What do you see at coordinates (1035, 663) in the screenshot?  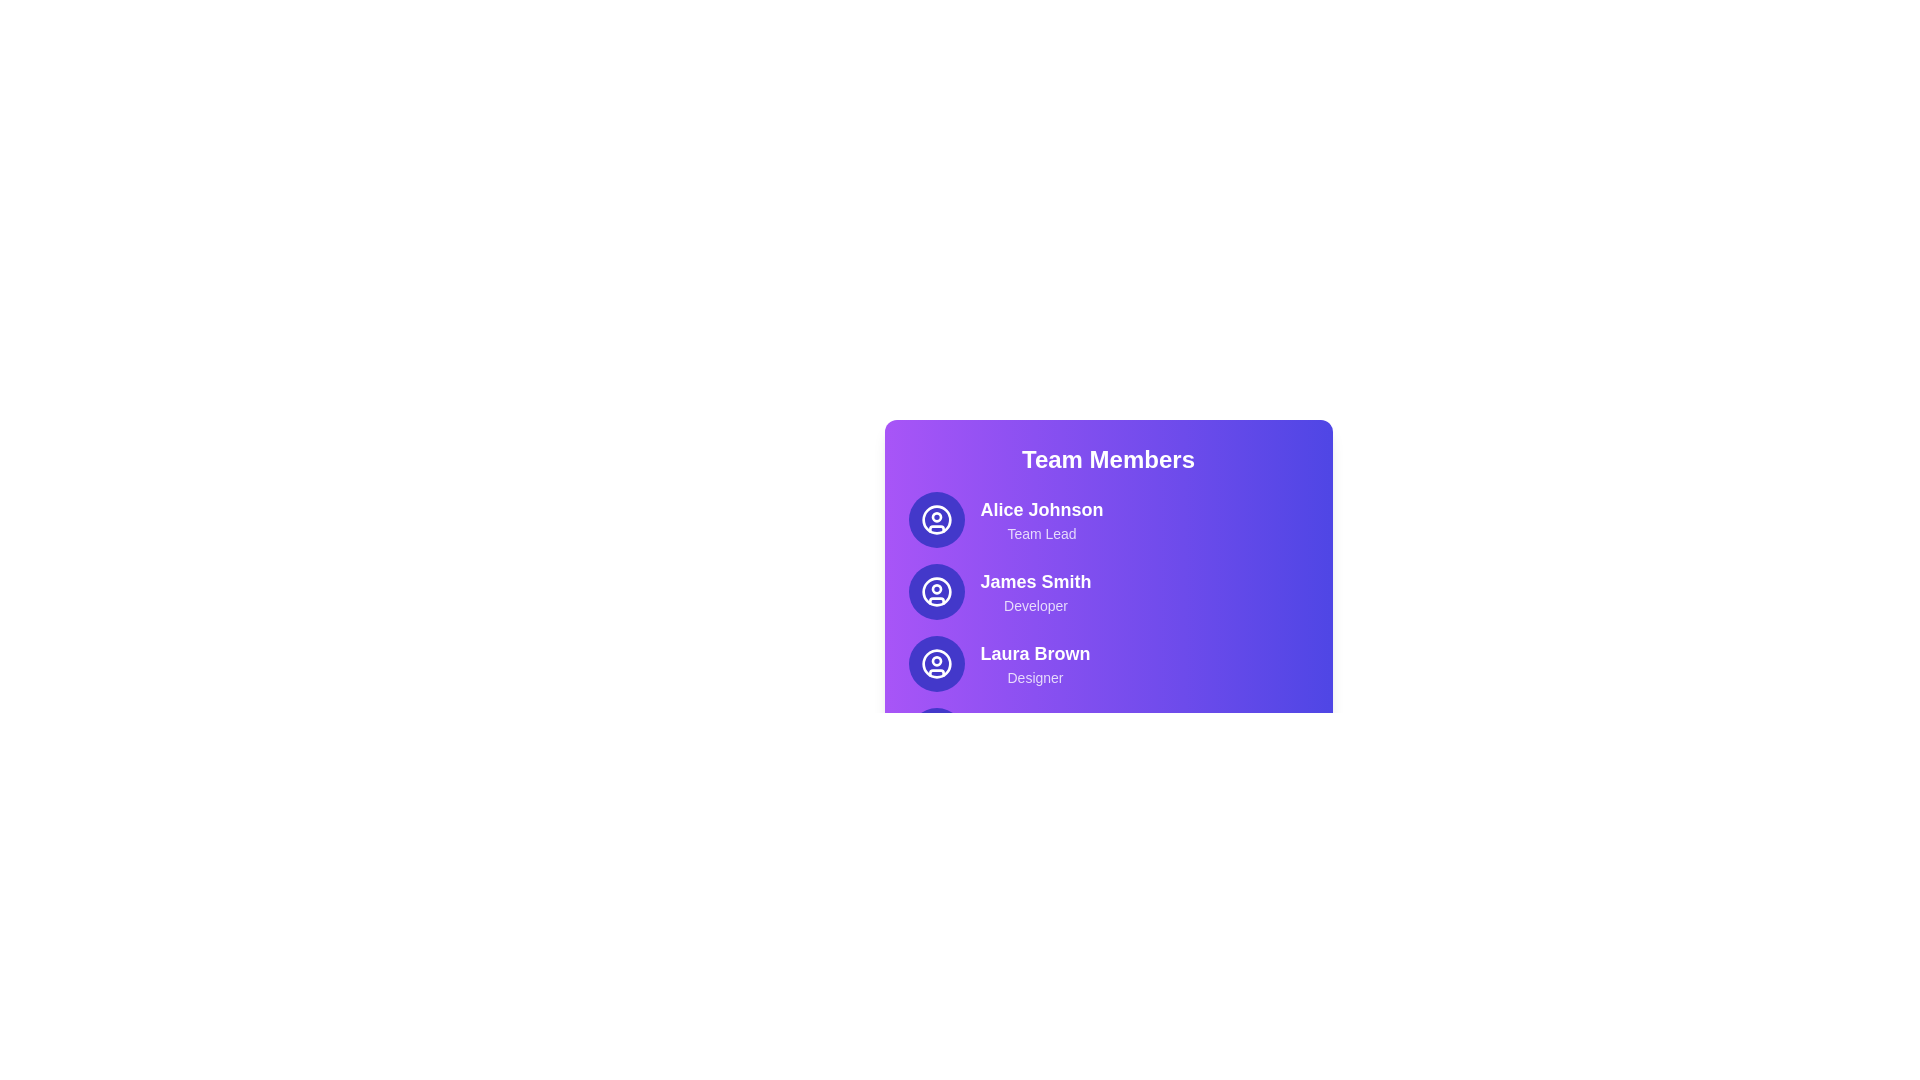 I see `name 'Laura Brown' and role 'Designer' displayed in the Text Display Group, which is the third entry in the list of team members, positioned beneath 'James Smith (Developer)'` at bounding box center [1035, 663].